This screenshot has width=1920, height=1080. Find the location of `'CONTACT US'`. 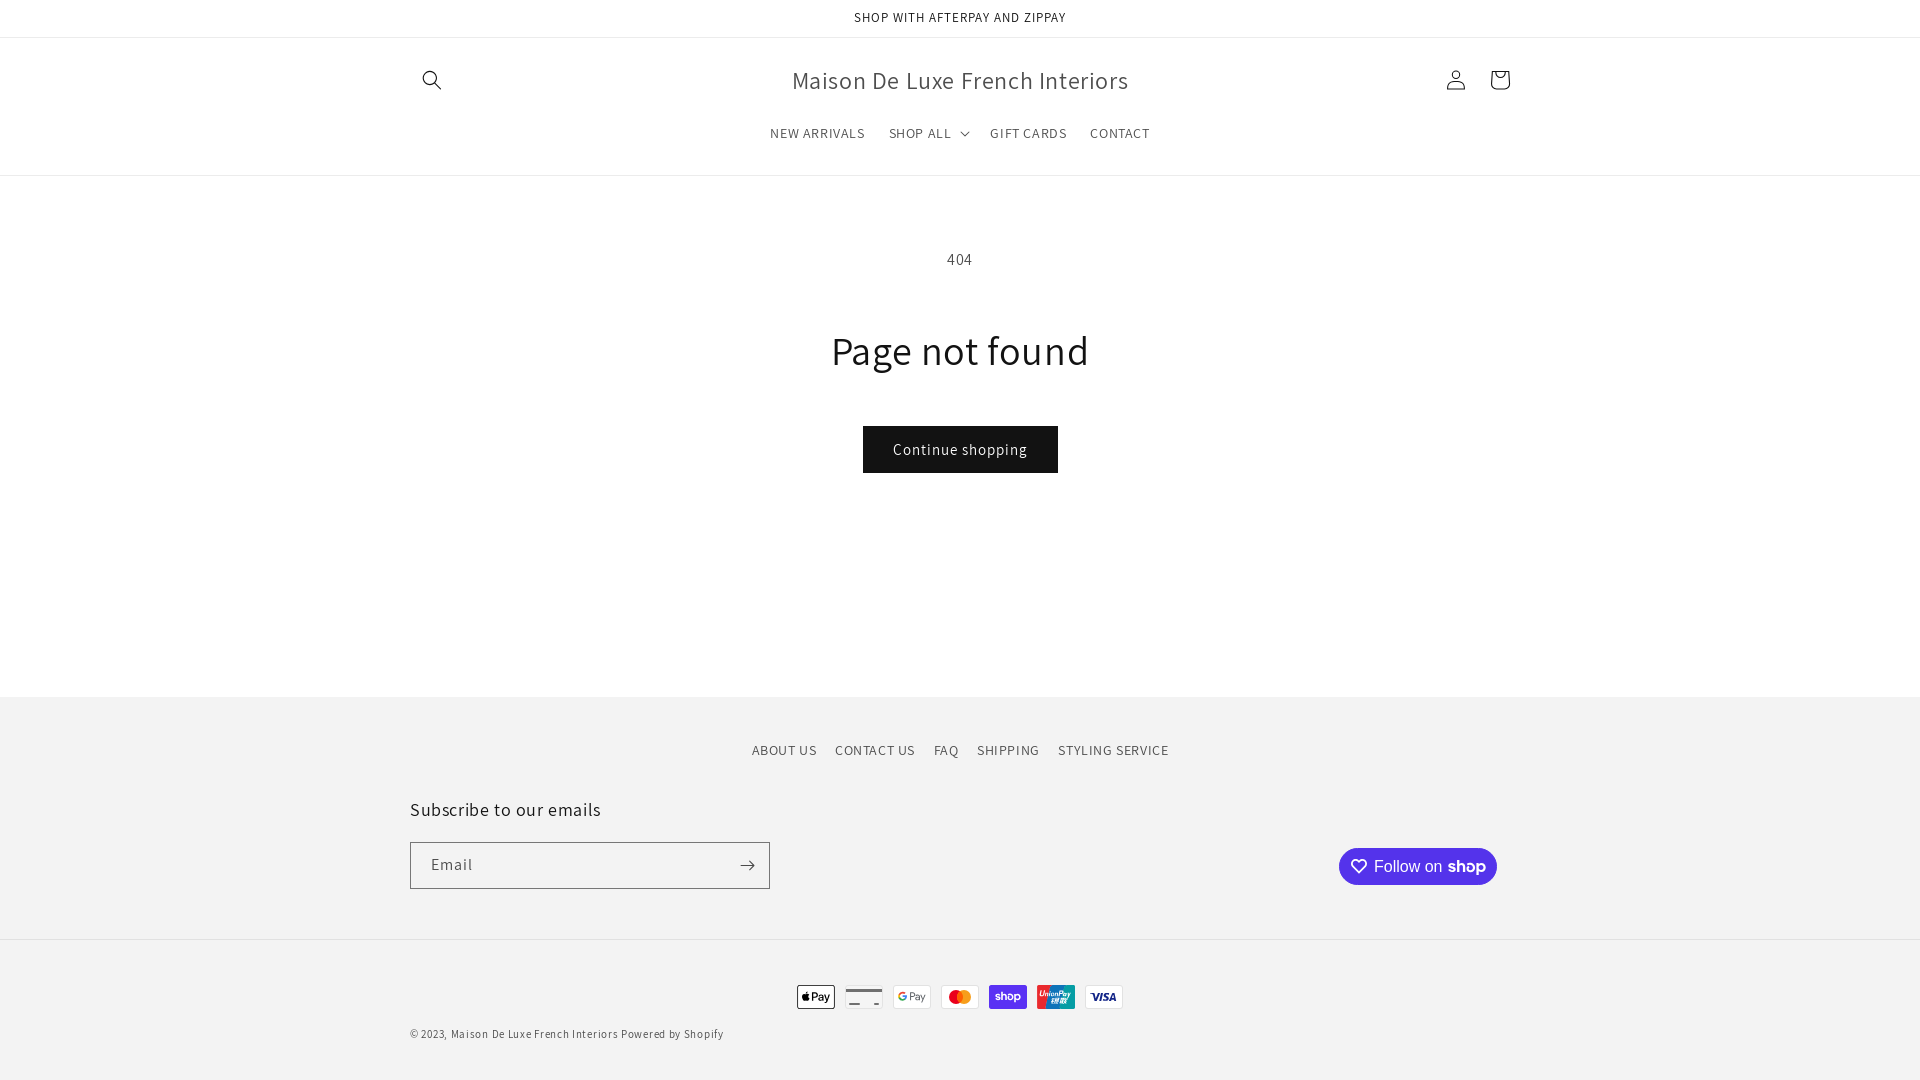

'CONTACT US' is located at coordinates (874, 750).